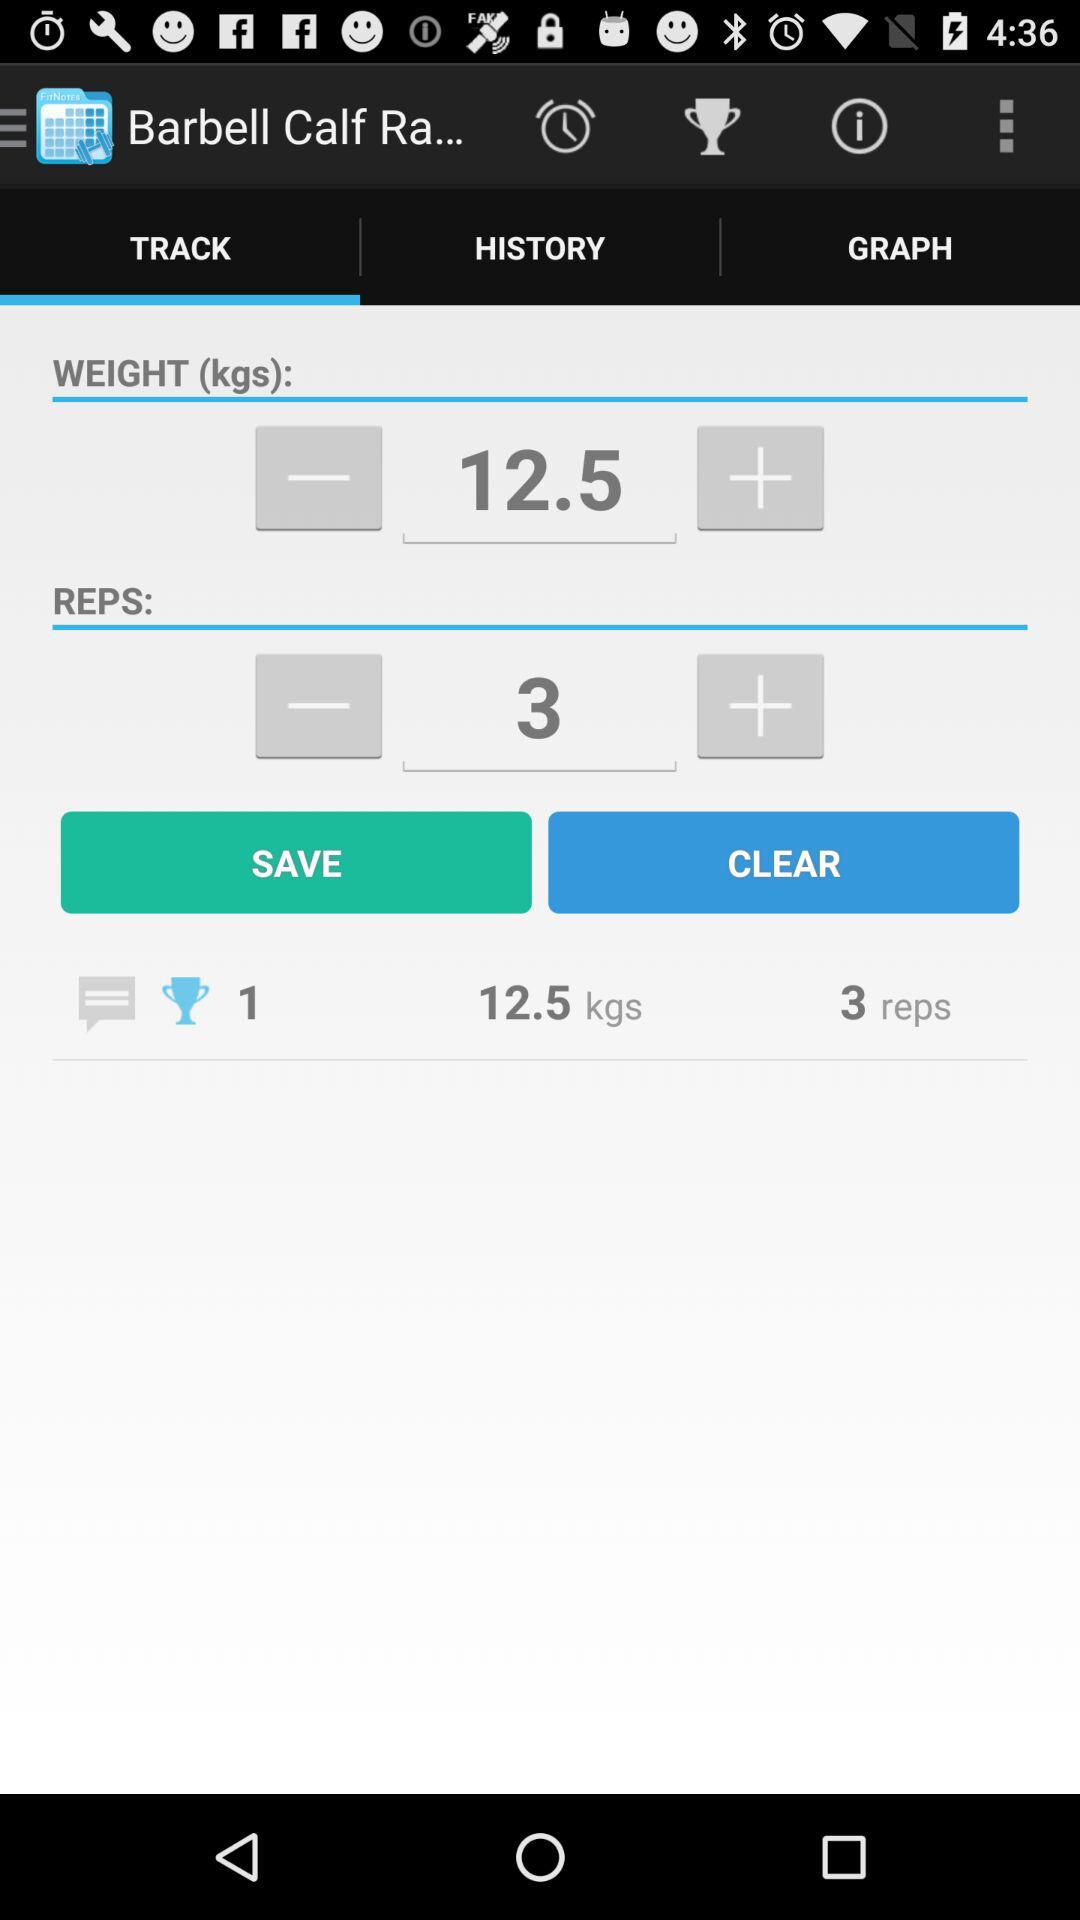 This screenshot has height=1920, width=1080. Describe the element at coordinates (317, 511) in the screenshot. I see `the minus icon` at that location.